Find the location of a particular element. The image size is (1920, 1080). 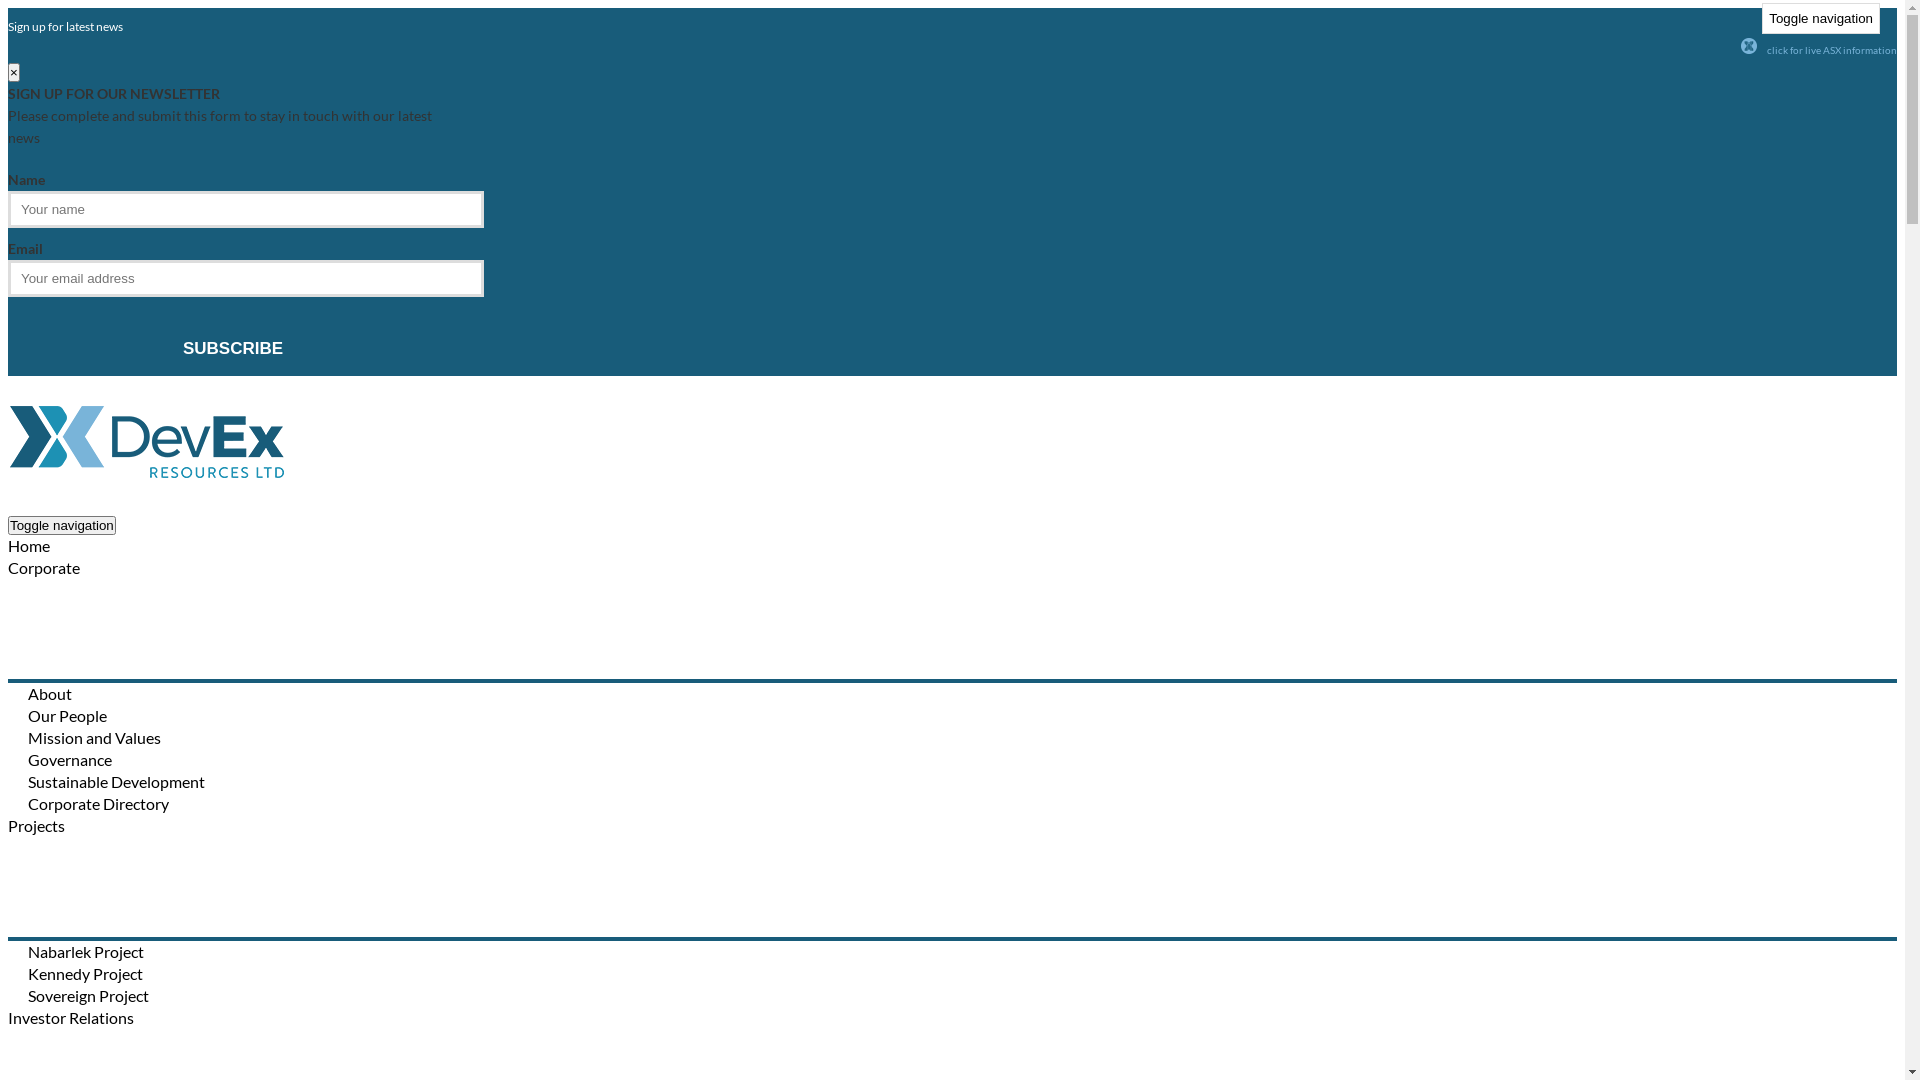

'Investor Relations' is located at coordinates (71, 1017).